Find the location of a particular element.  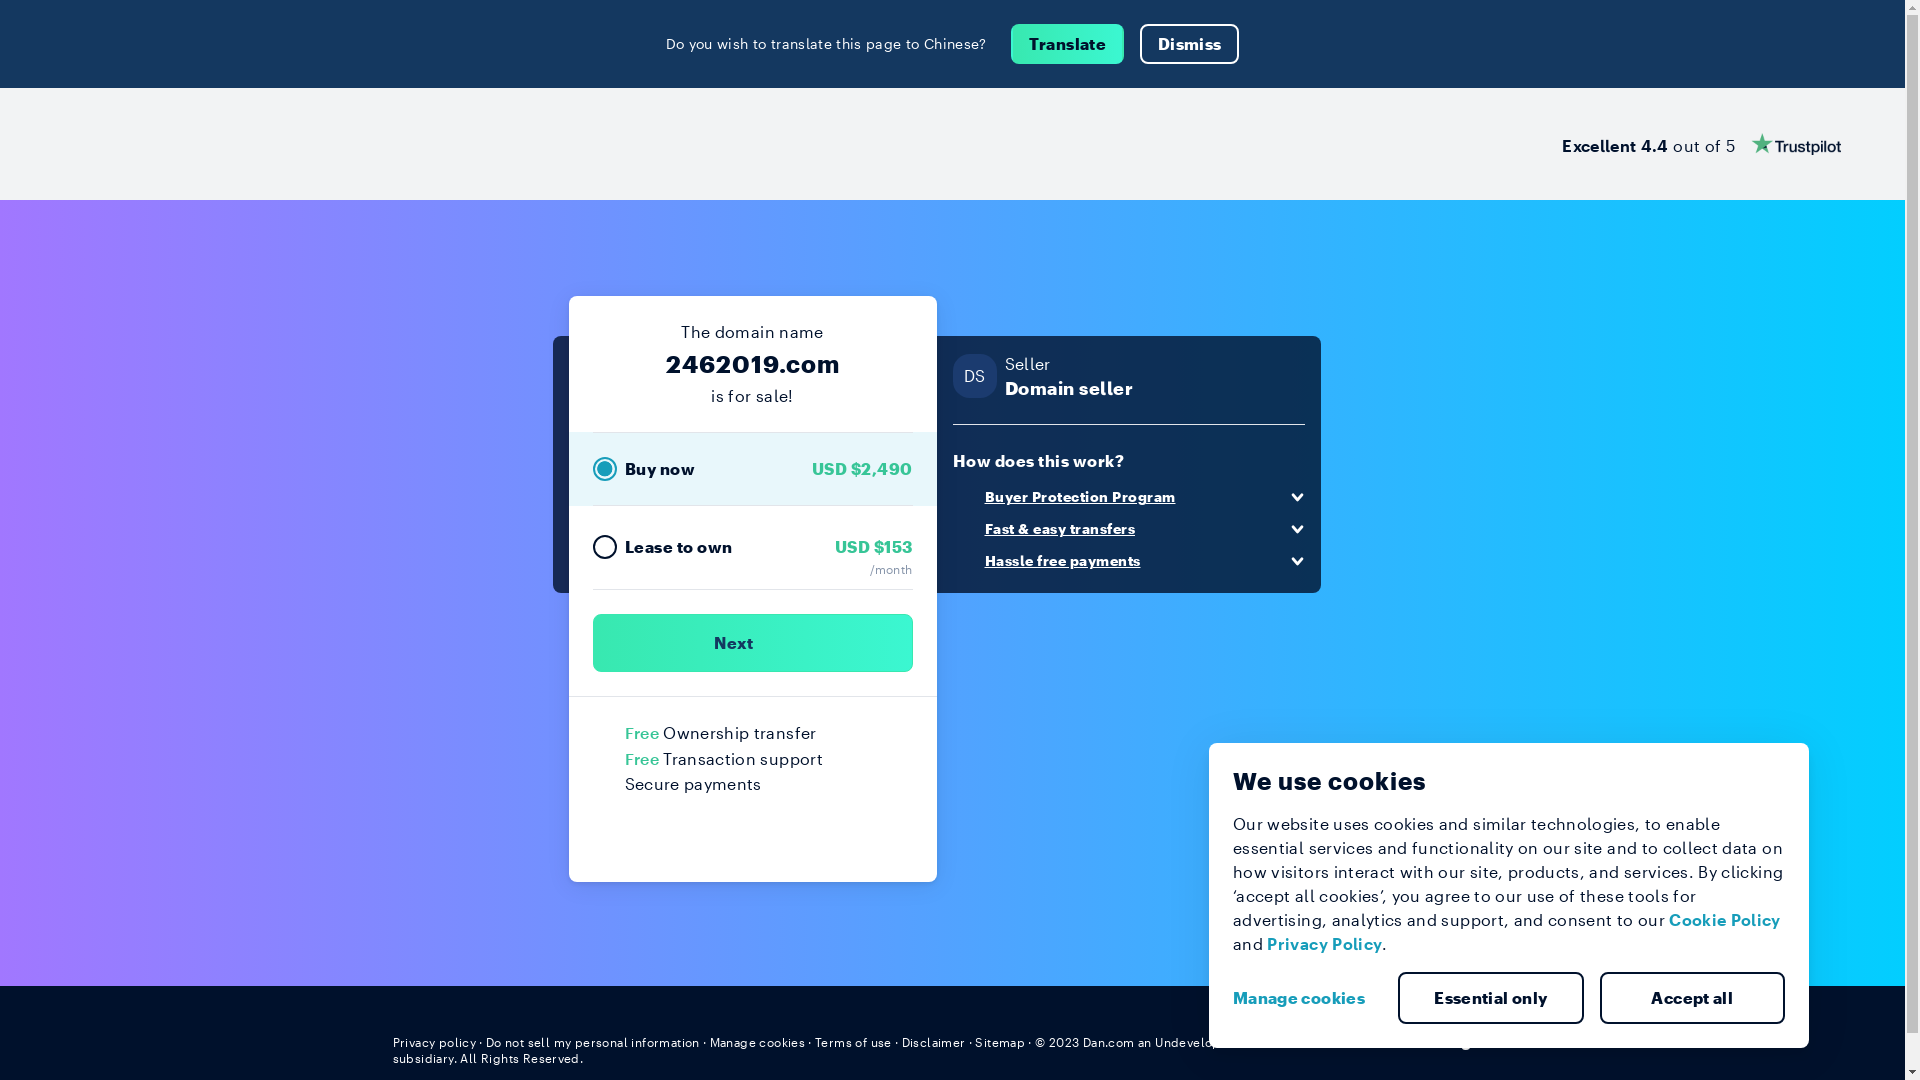

'Accept all' is located at coordinates (1692, 998).